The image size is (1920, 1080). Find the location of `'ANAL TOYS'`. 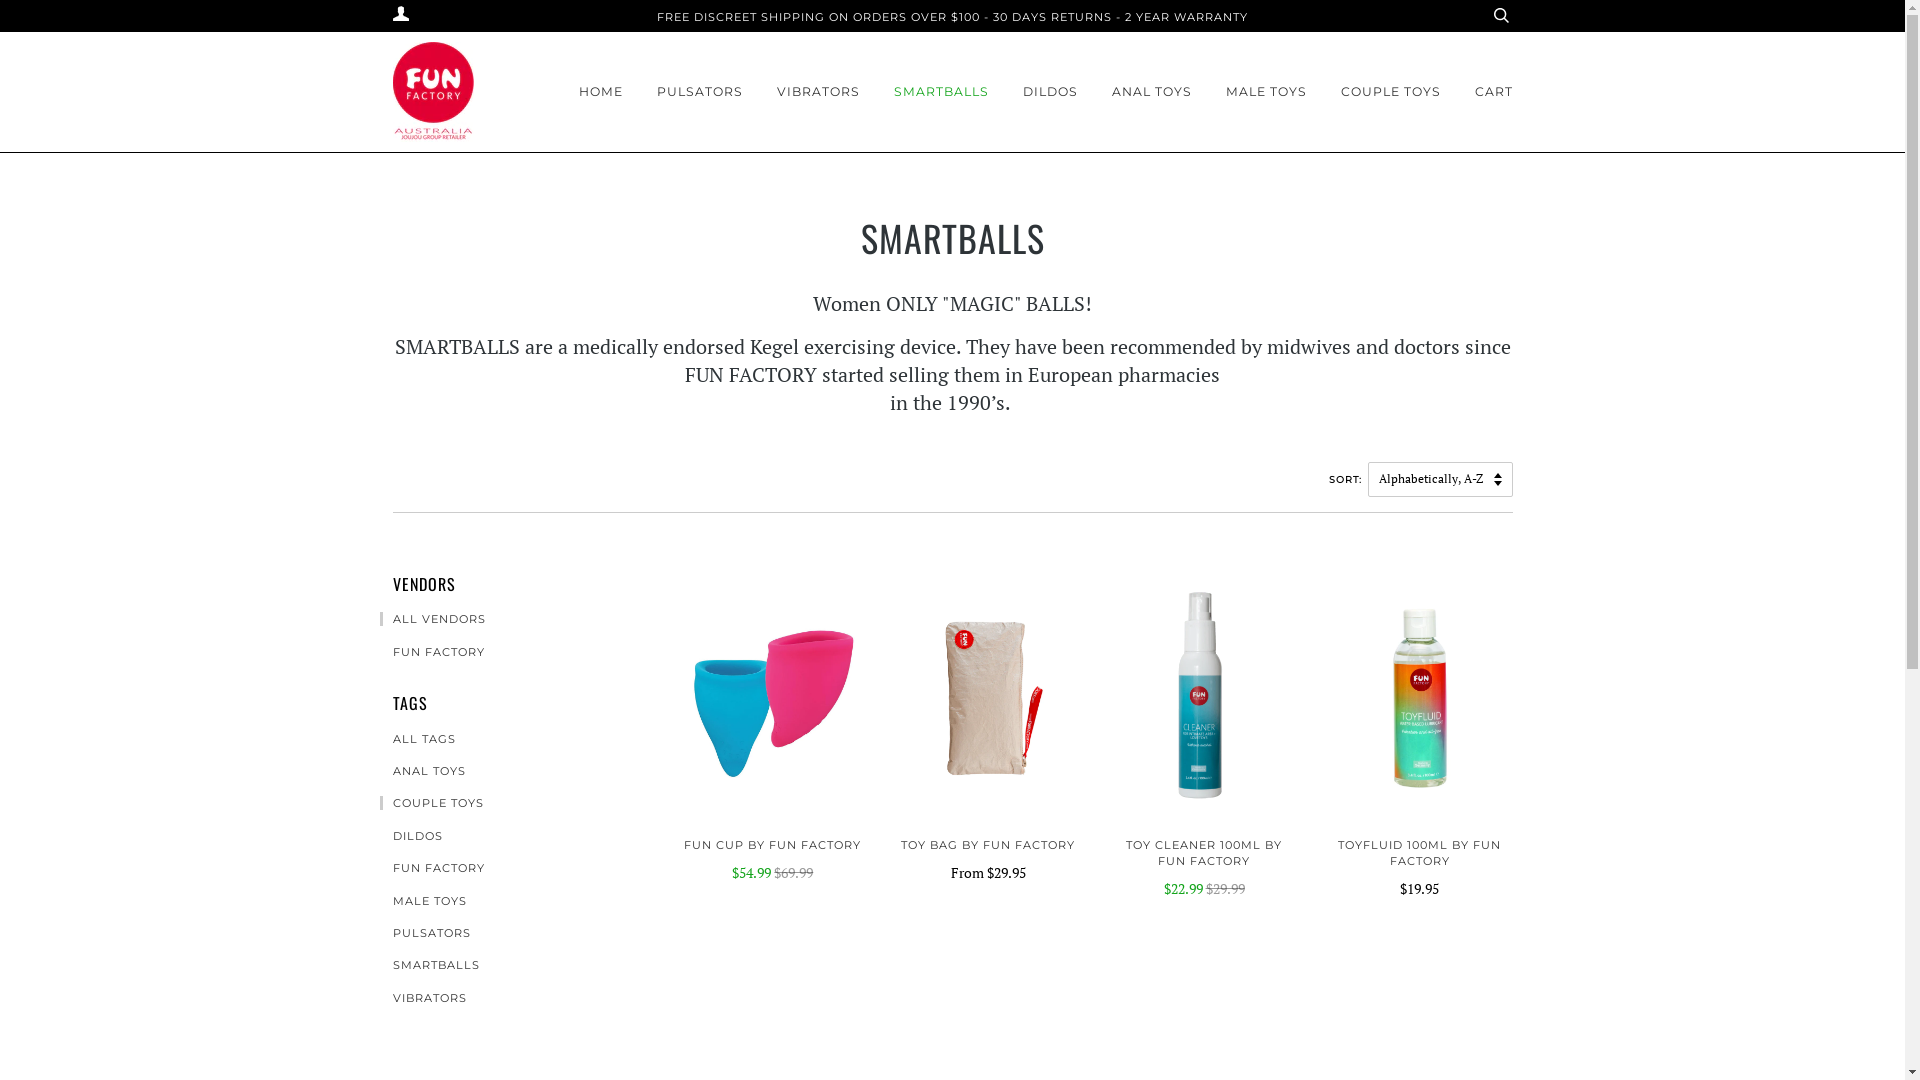

'ANAL TOYS' is located at coordinates (421, 770).